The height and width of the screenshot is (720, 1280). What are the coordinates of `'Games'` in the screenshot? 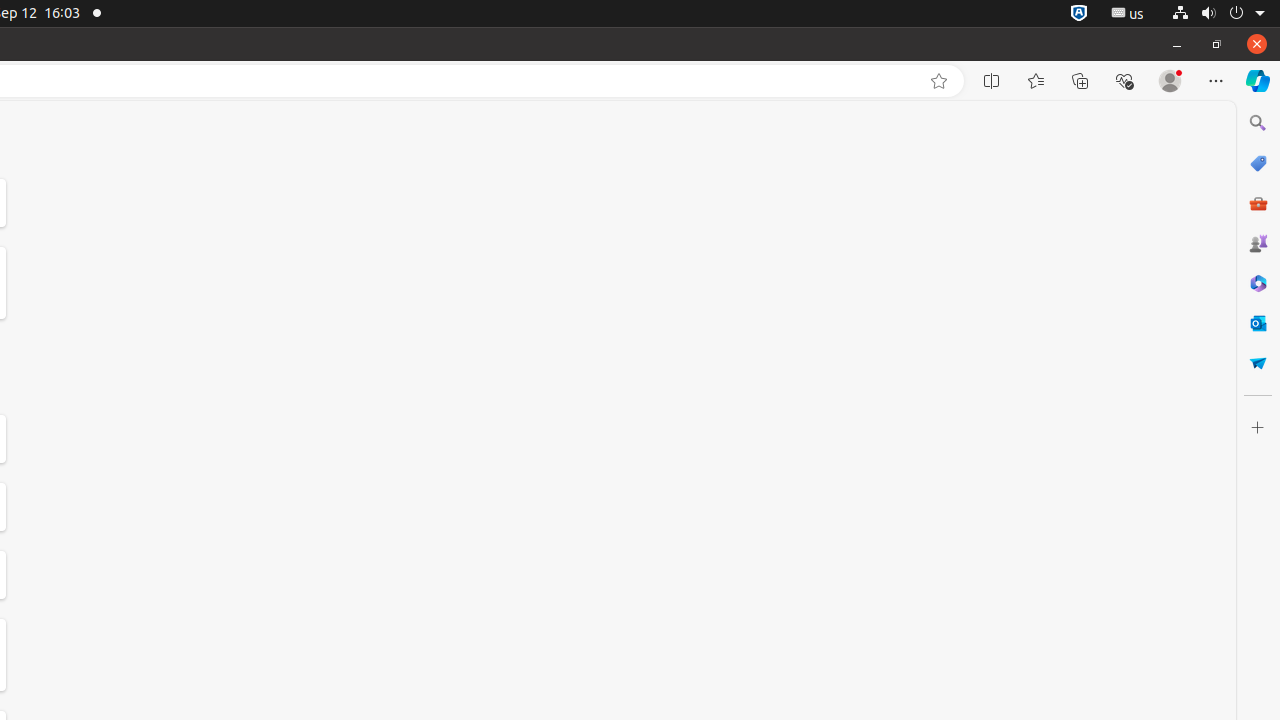 It's located at (1256, 242).